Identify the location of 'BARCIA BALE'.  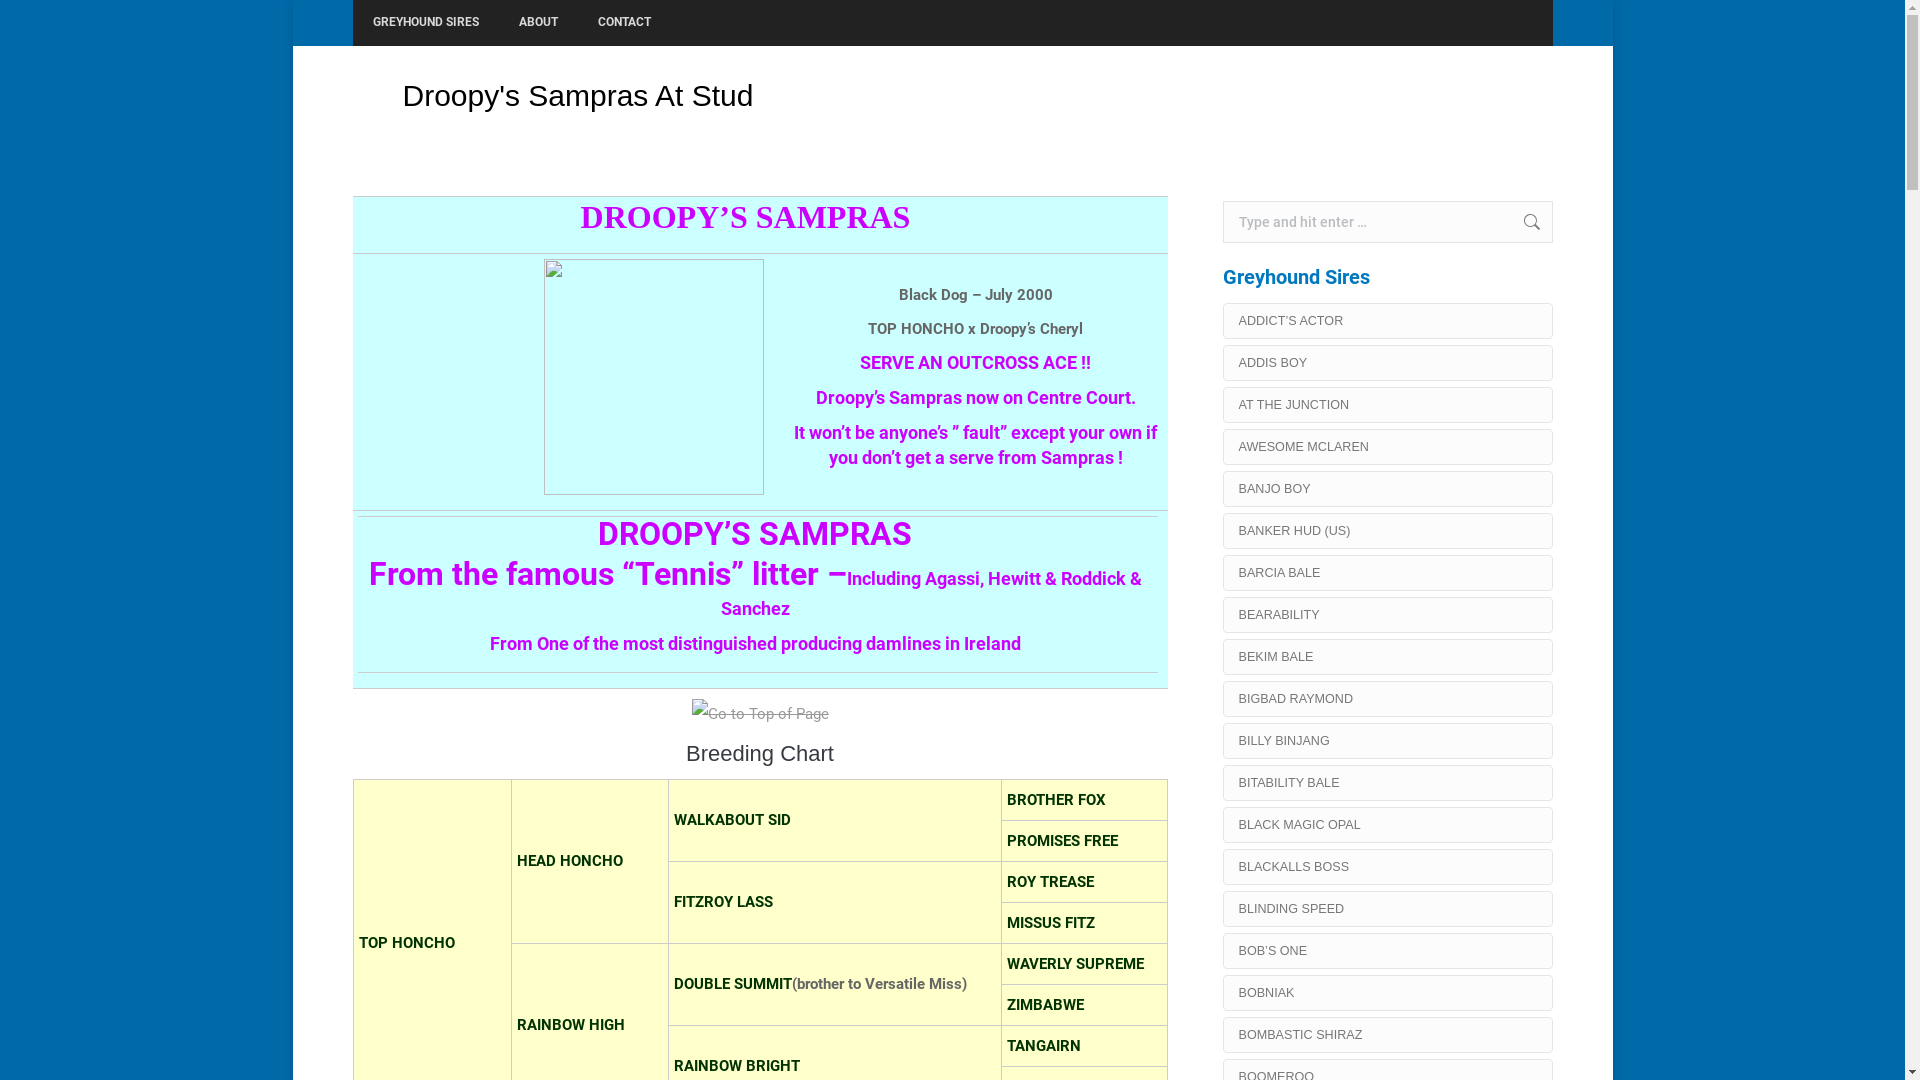
(1386, 573).